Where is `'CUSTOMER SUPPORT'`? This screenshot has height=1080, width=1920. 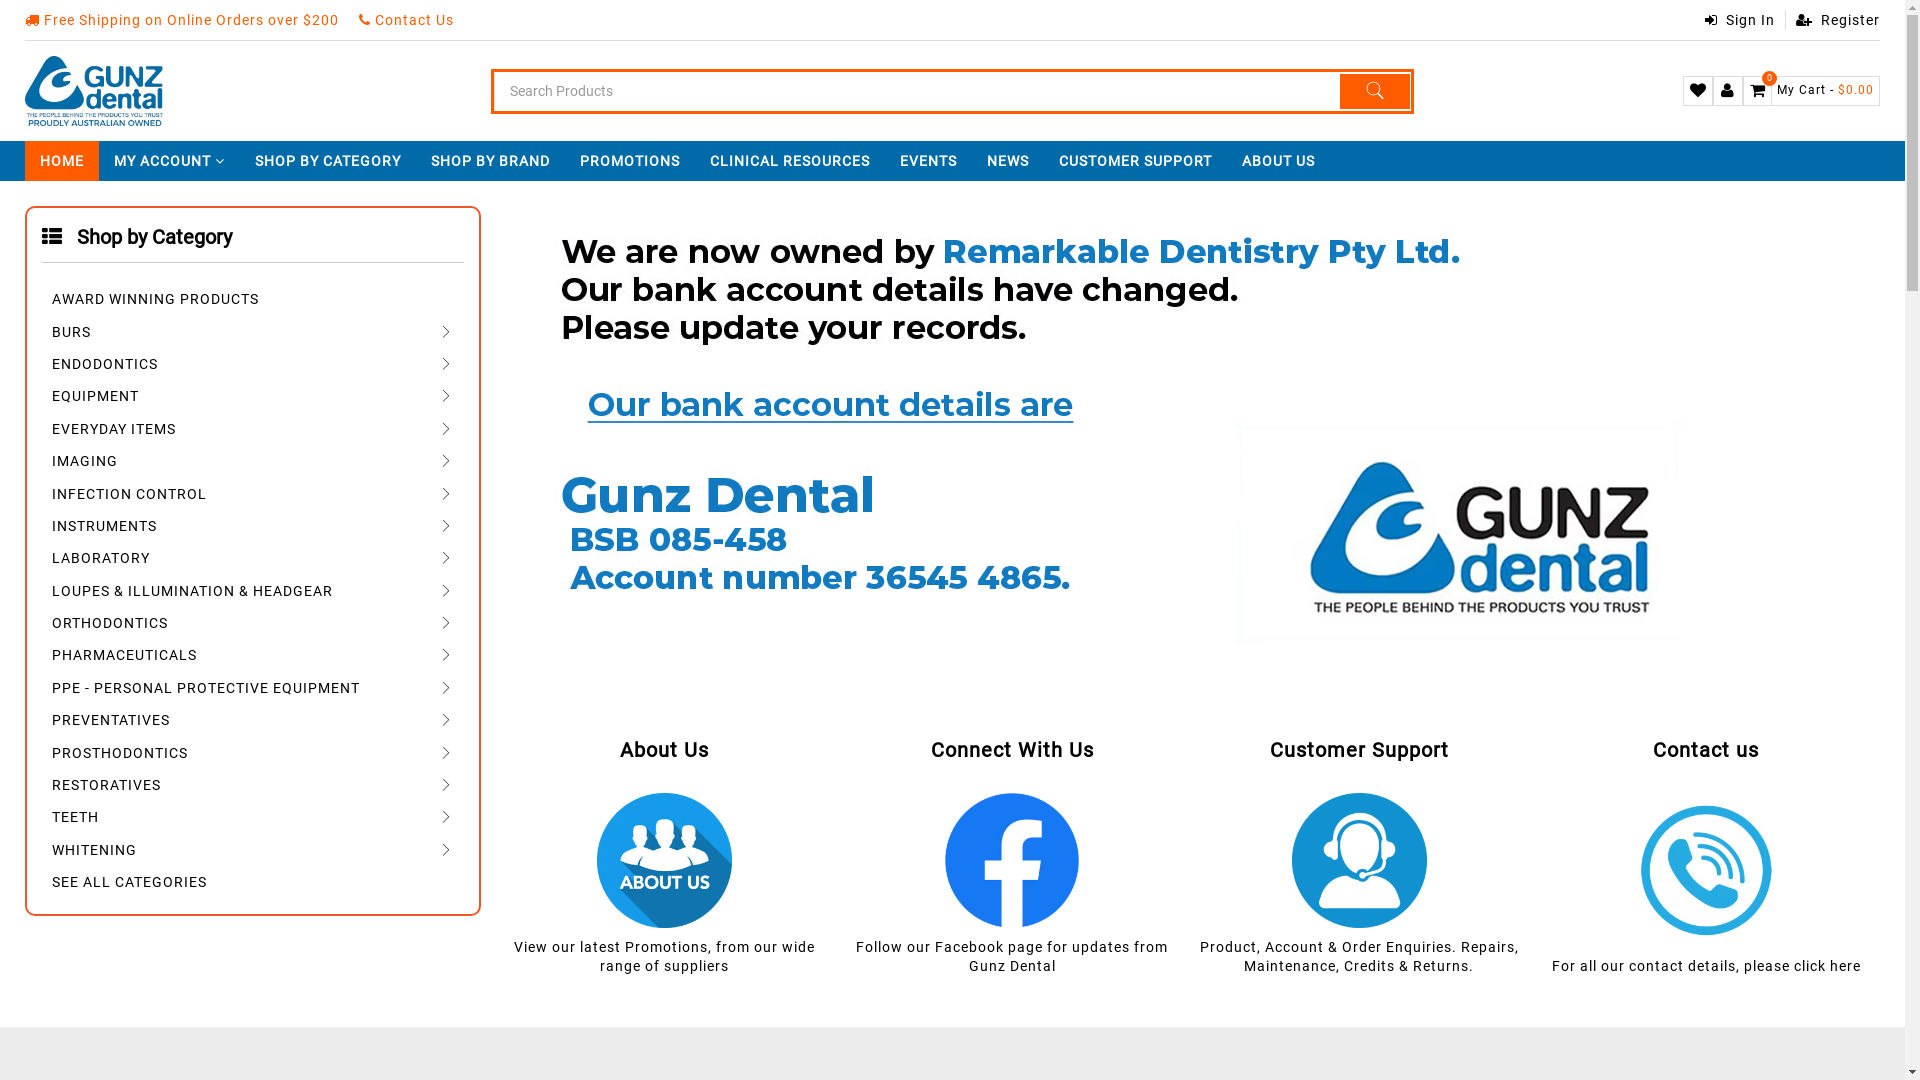
'CUSTOMER SUPPORT' is located at coordinates (1135, 160).